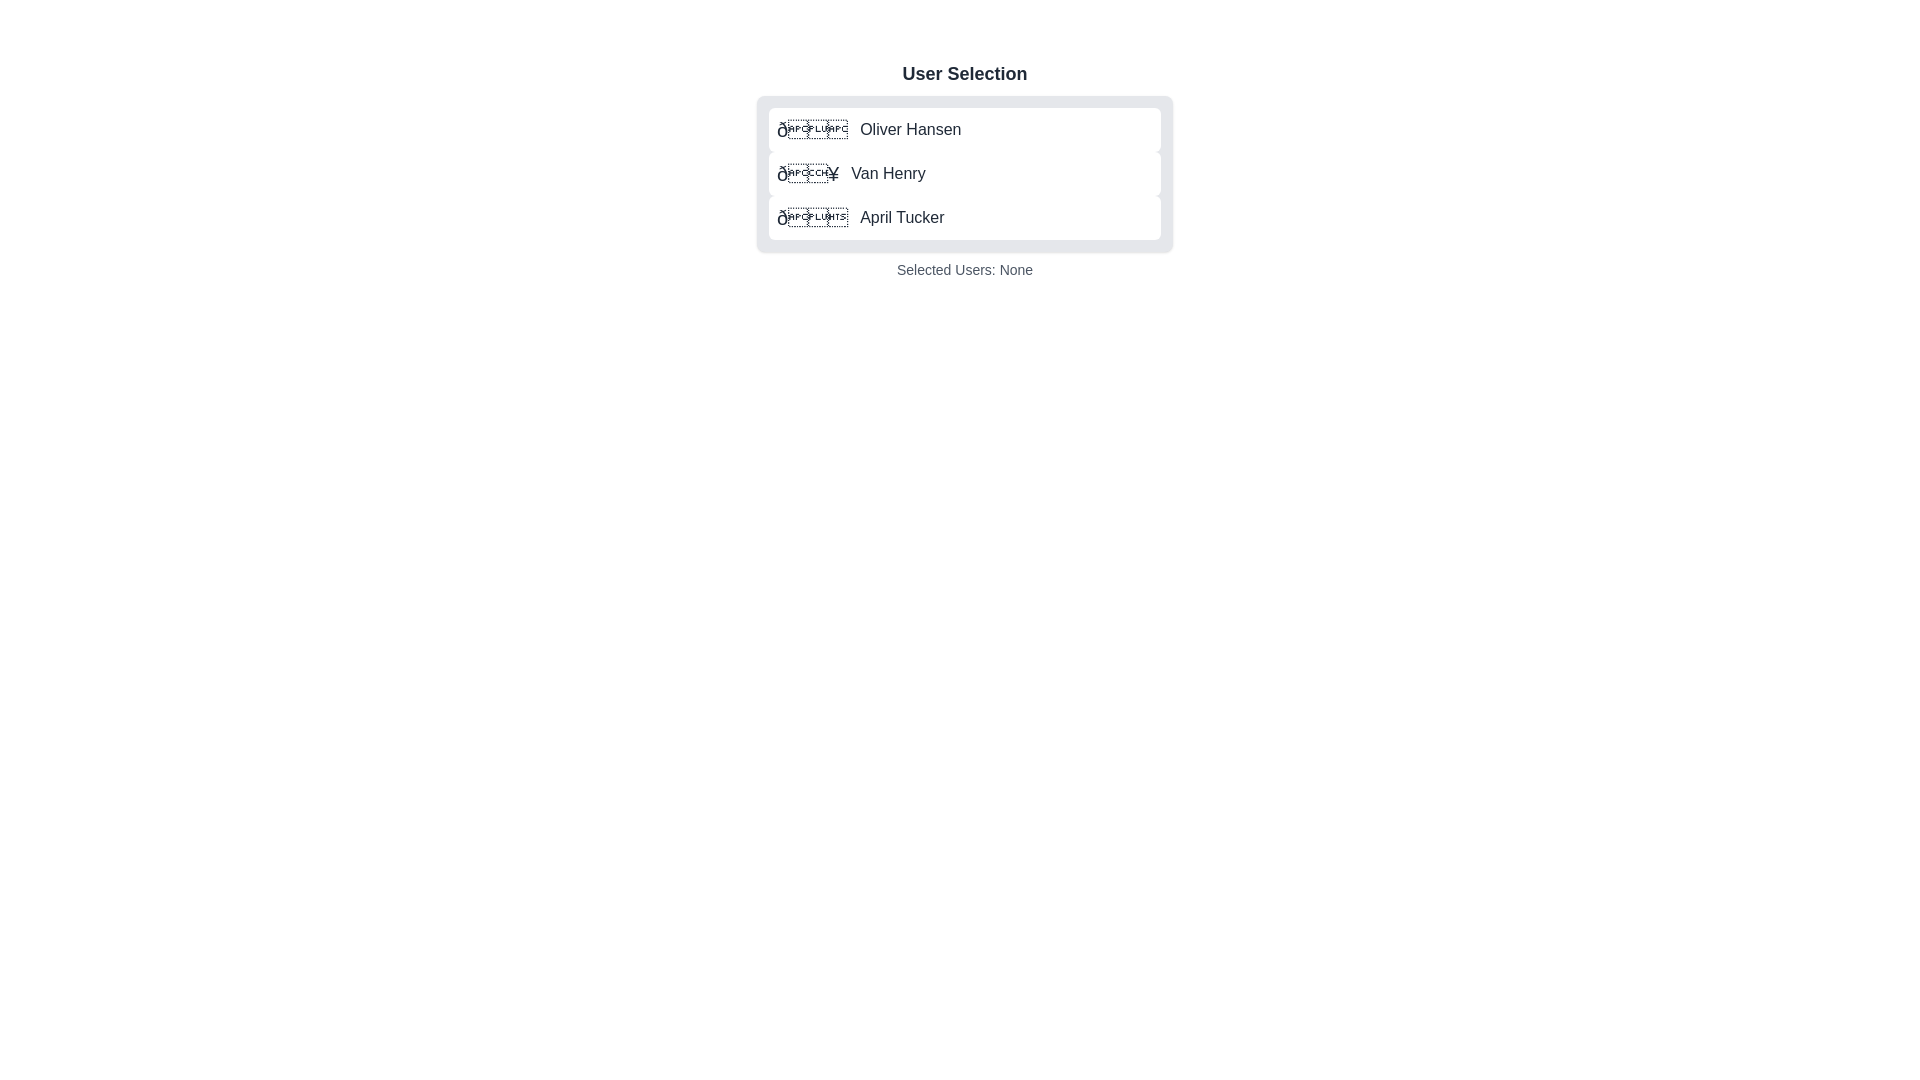 This screenshot has height=1080, width=1920. What do you see at coordinates (812, 218) in the screenshot?
I see `the emoji element (🌈) styled with a large font, located to the left of 'April Tucker' in the third row of user selections` at bounding box center [812, 218].